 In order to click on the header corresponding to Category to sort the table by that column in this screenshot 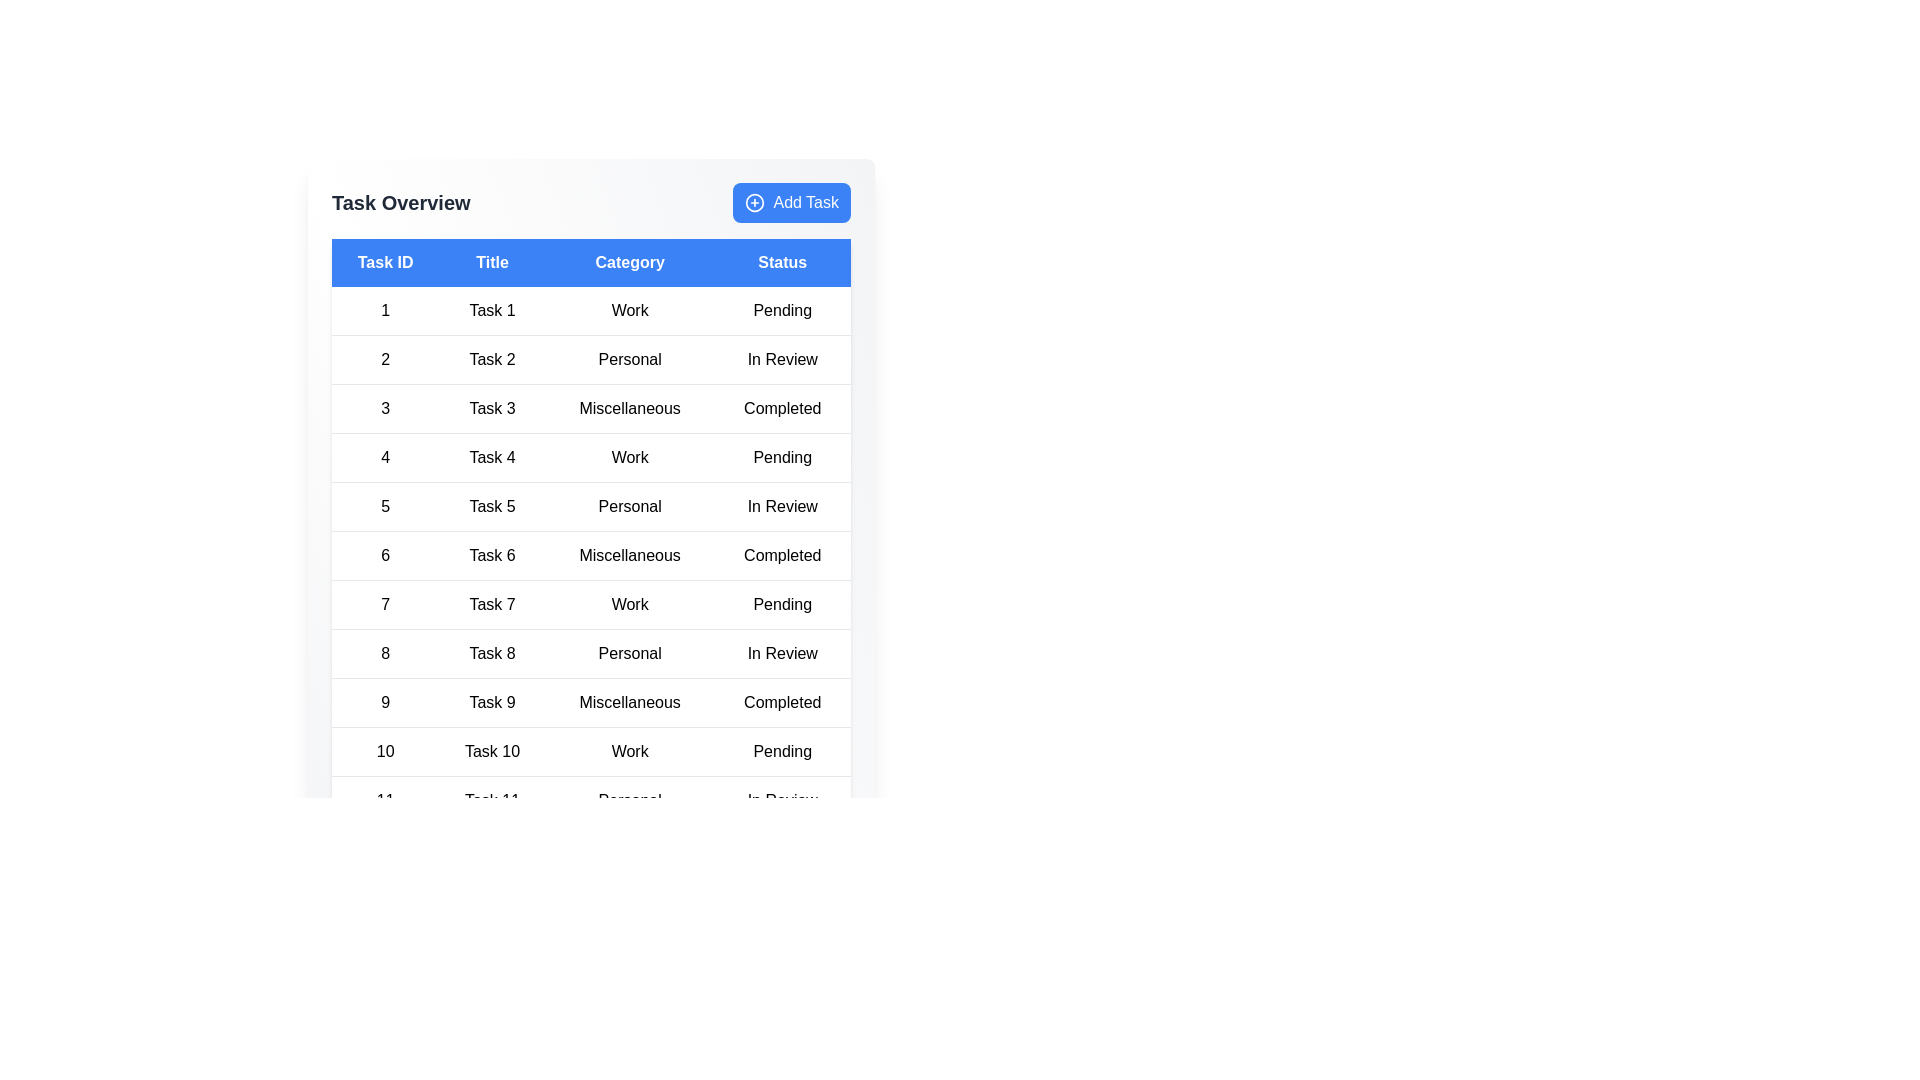, I will do `click(629, 261)`.